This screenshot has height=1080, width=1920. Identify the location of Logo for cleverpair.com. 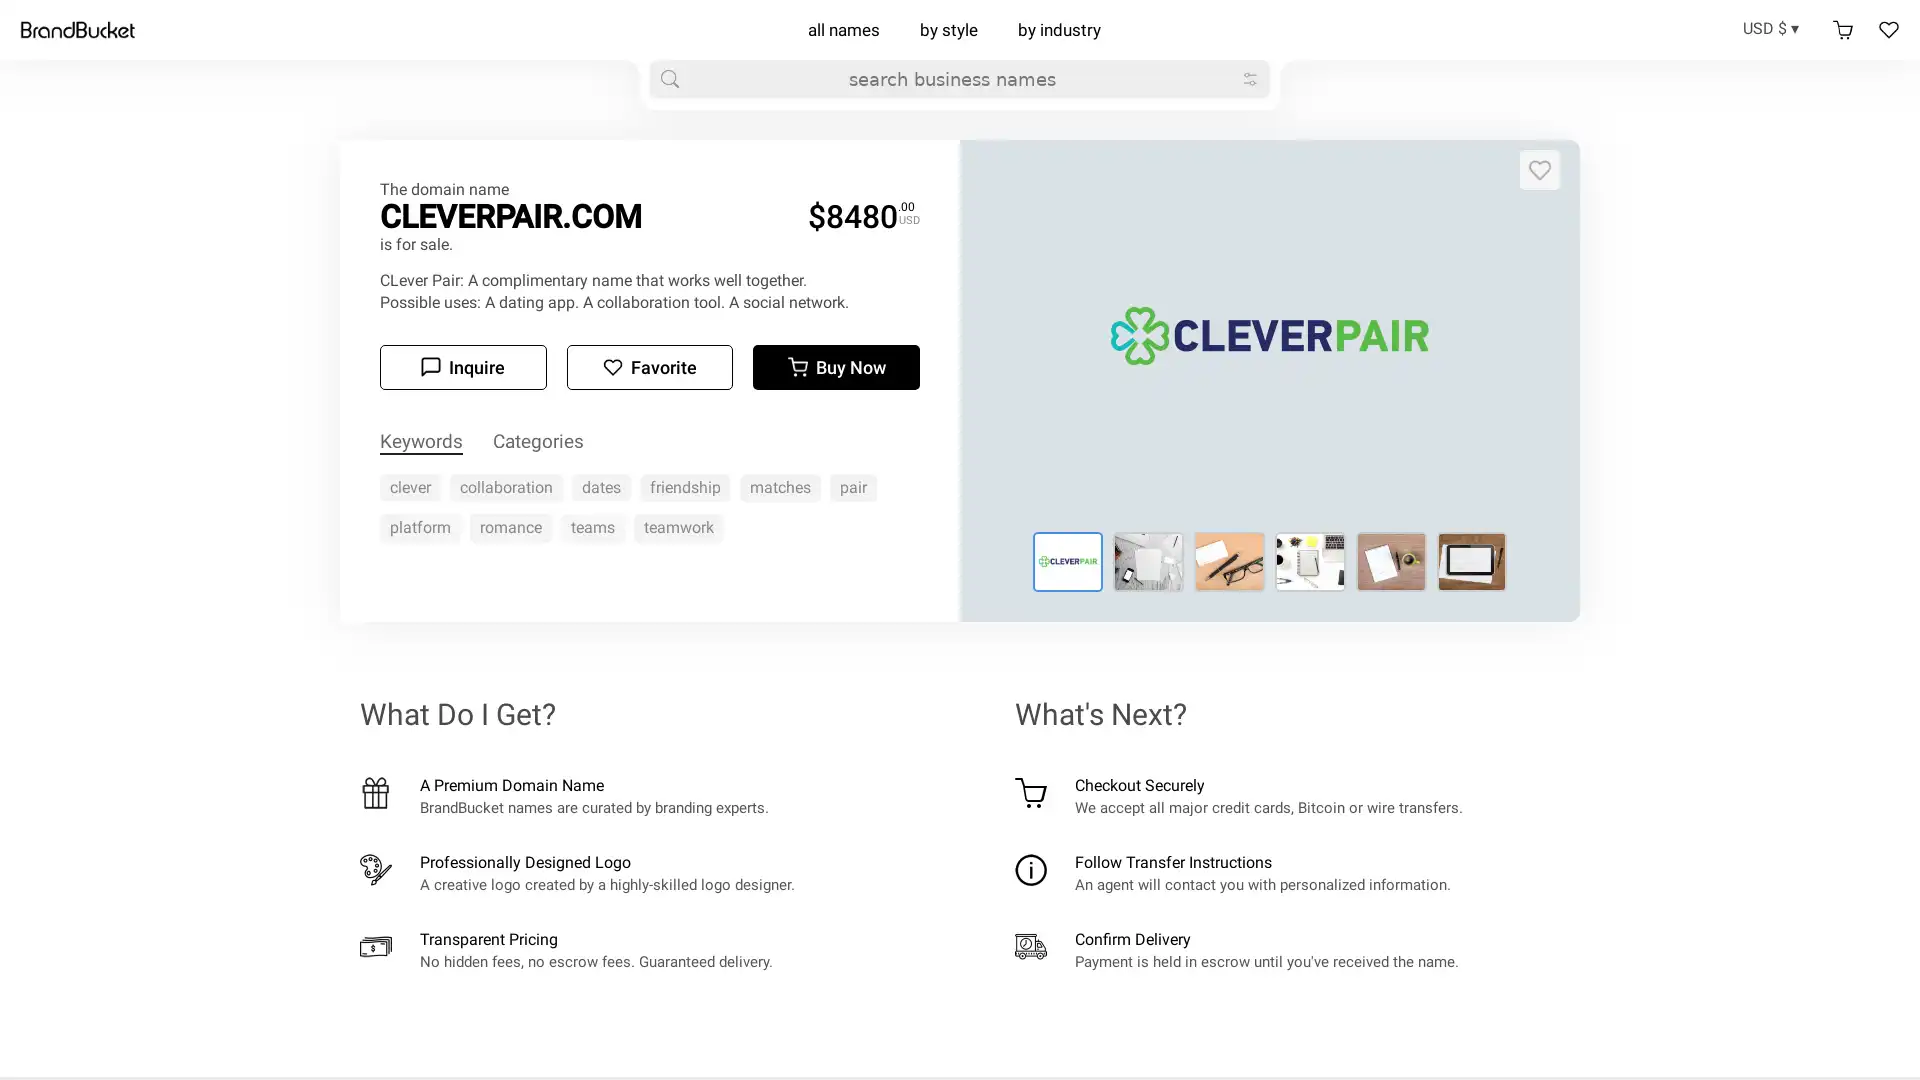
(1389, 560).